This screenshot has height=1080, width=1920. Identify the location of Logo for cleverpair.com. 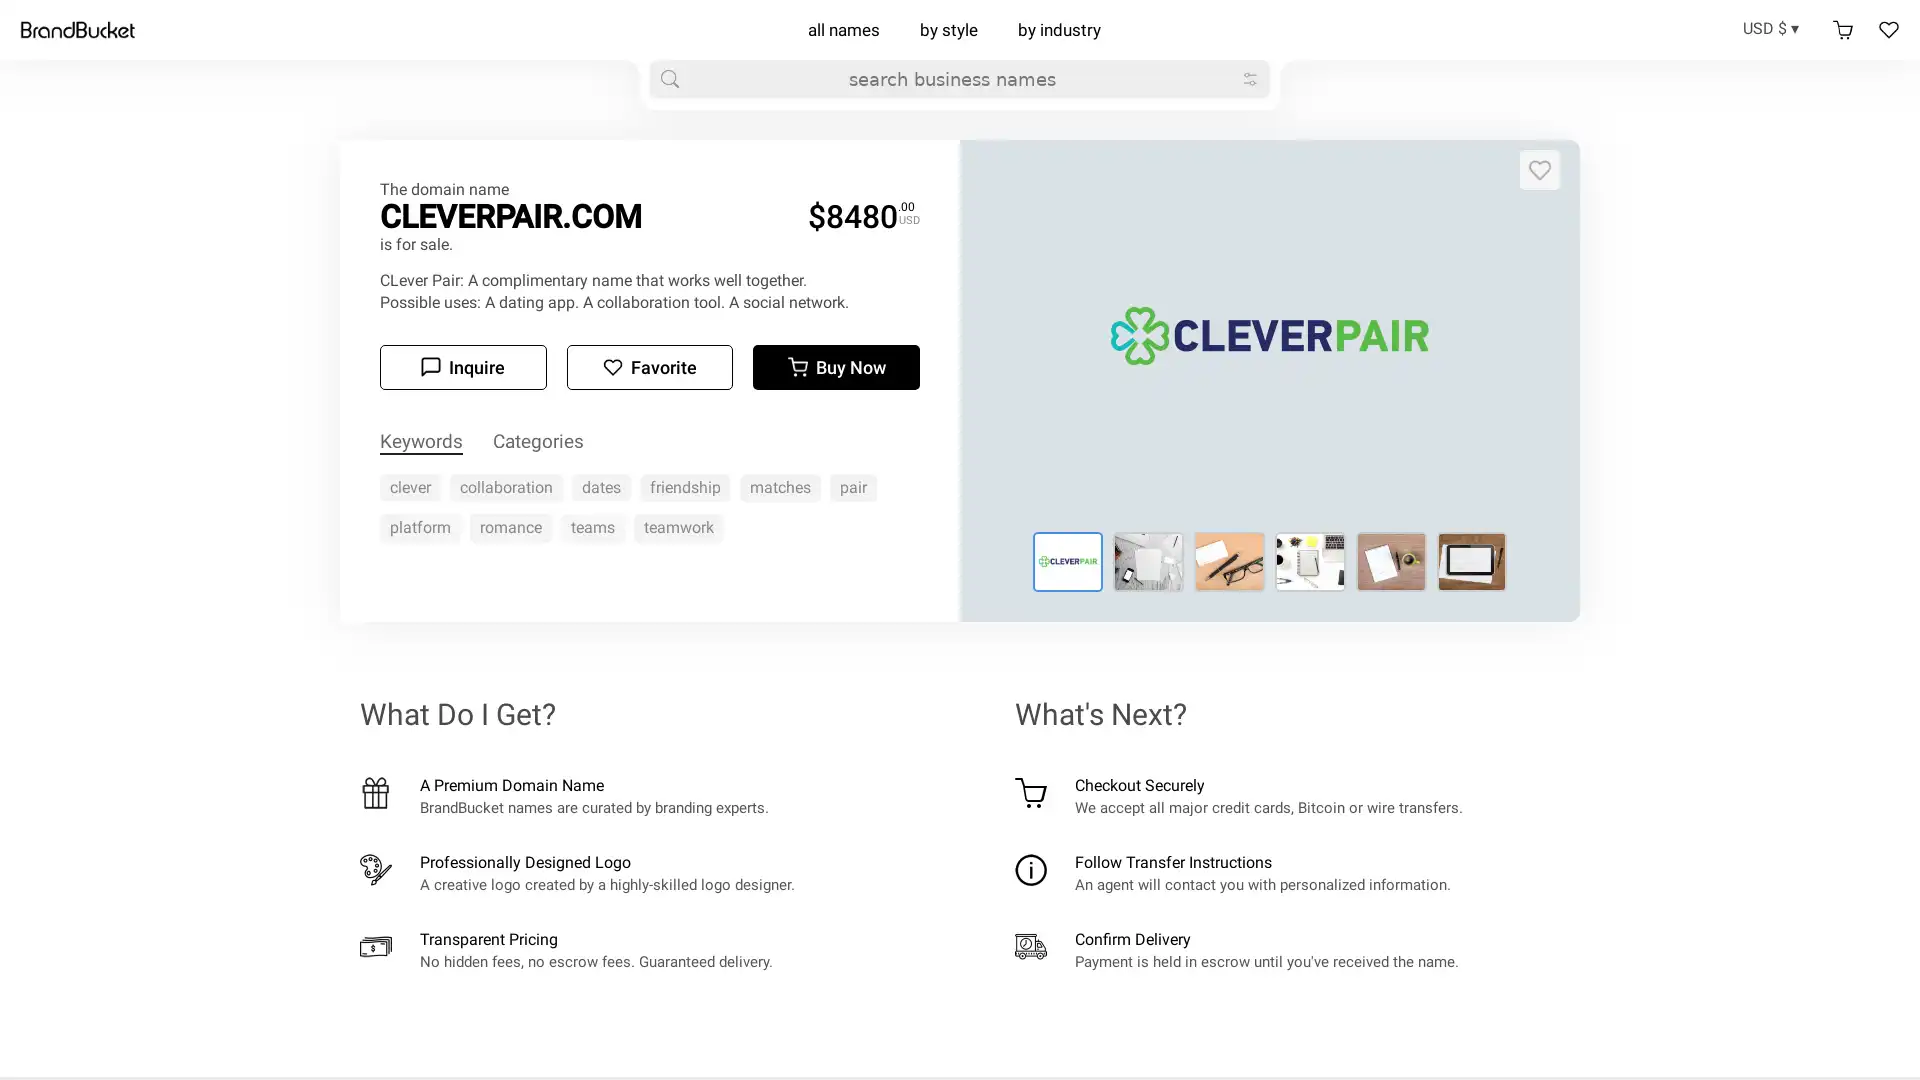
(1389, 560).